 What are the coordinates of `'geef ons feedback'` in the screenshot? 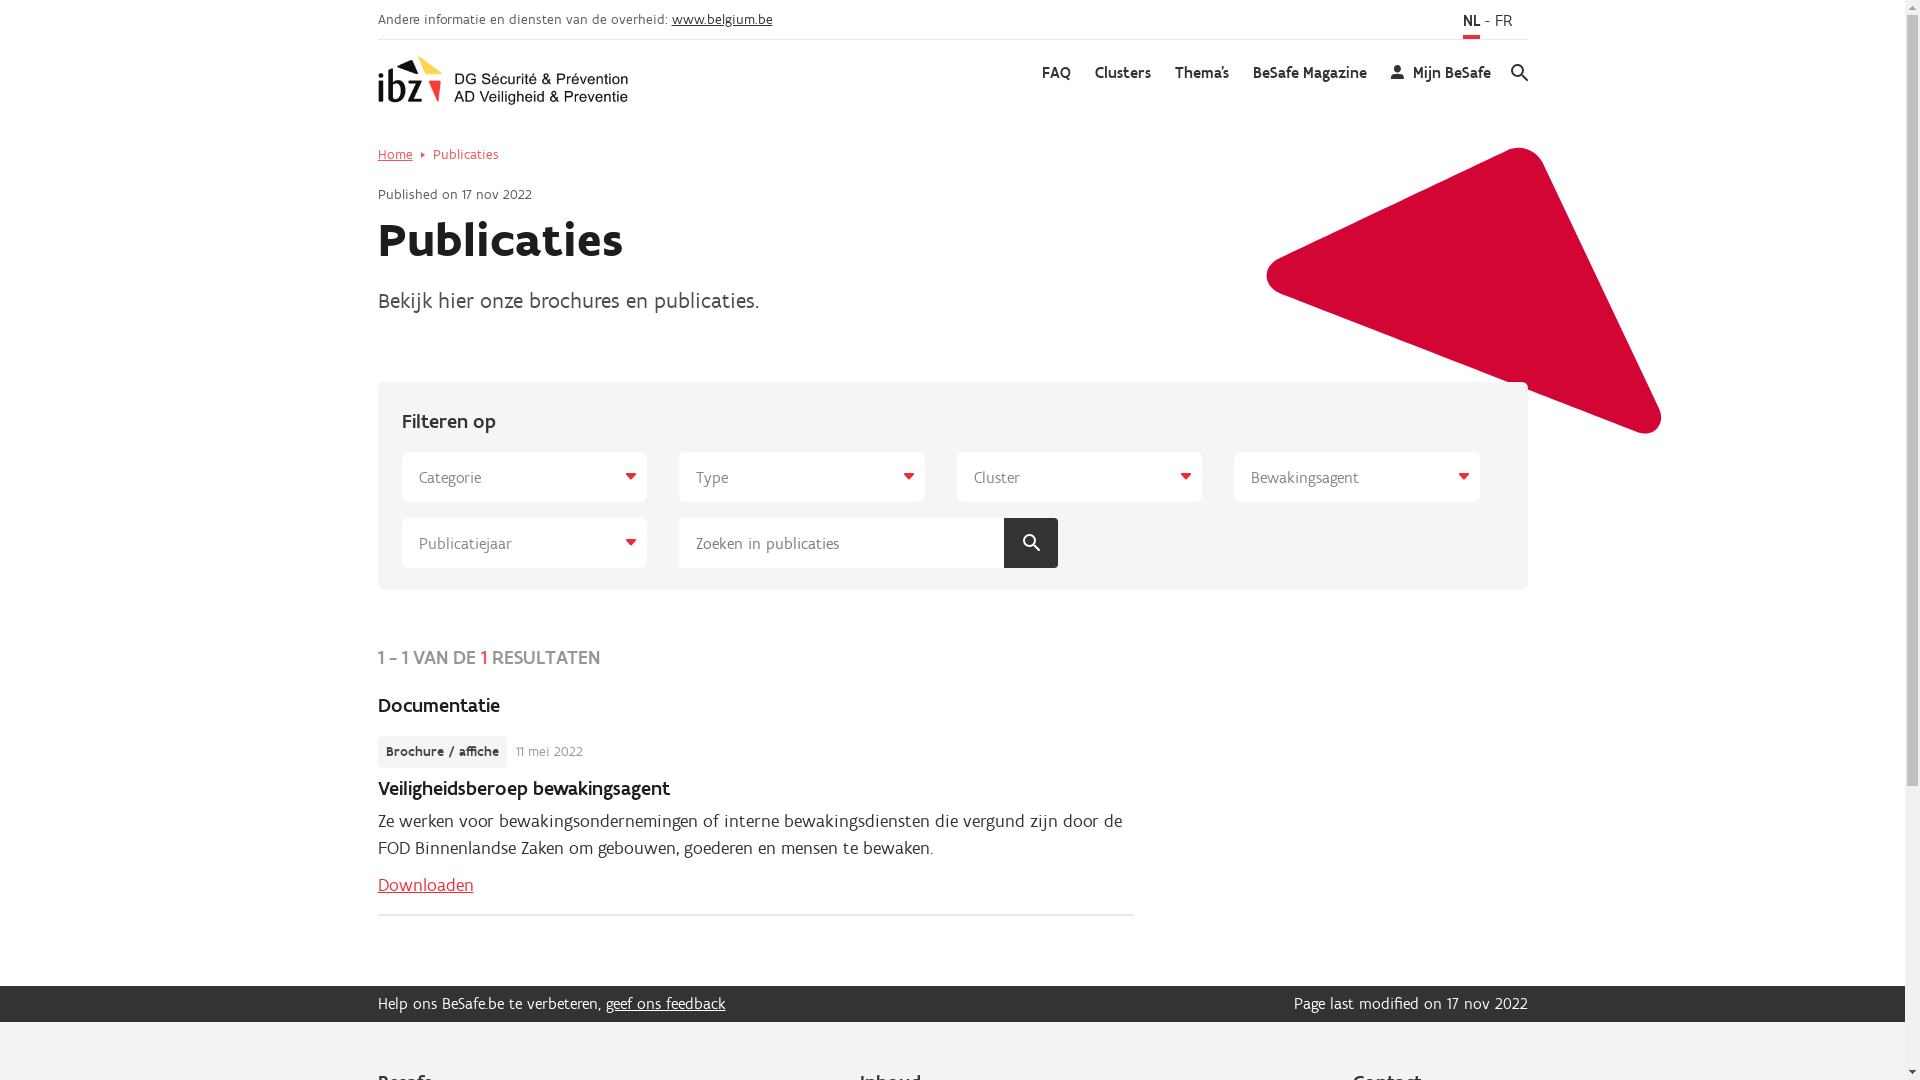 It's located at (666, 1003).